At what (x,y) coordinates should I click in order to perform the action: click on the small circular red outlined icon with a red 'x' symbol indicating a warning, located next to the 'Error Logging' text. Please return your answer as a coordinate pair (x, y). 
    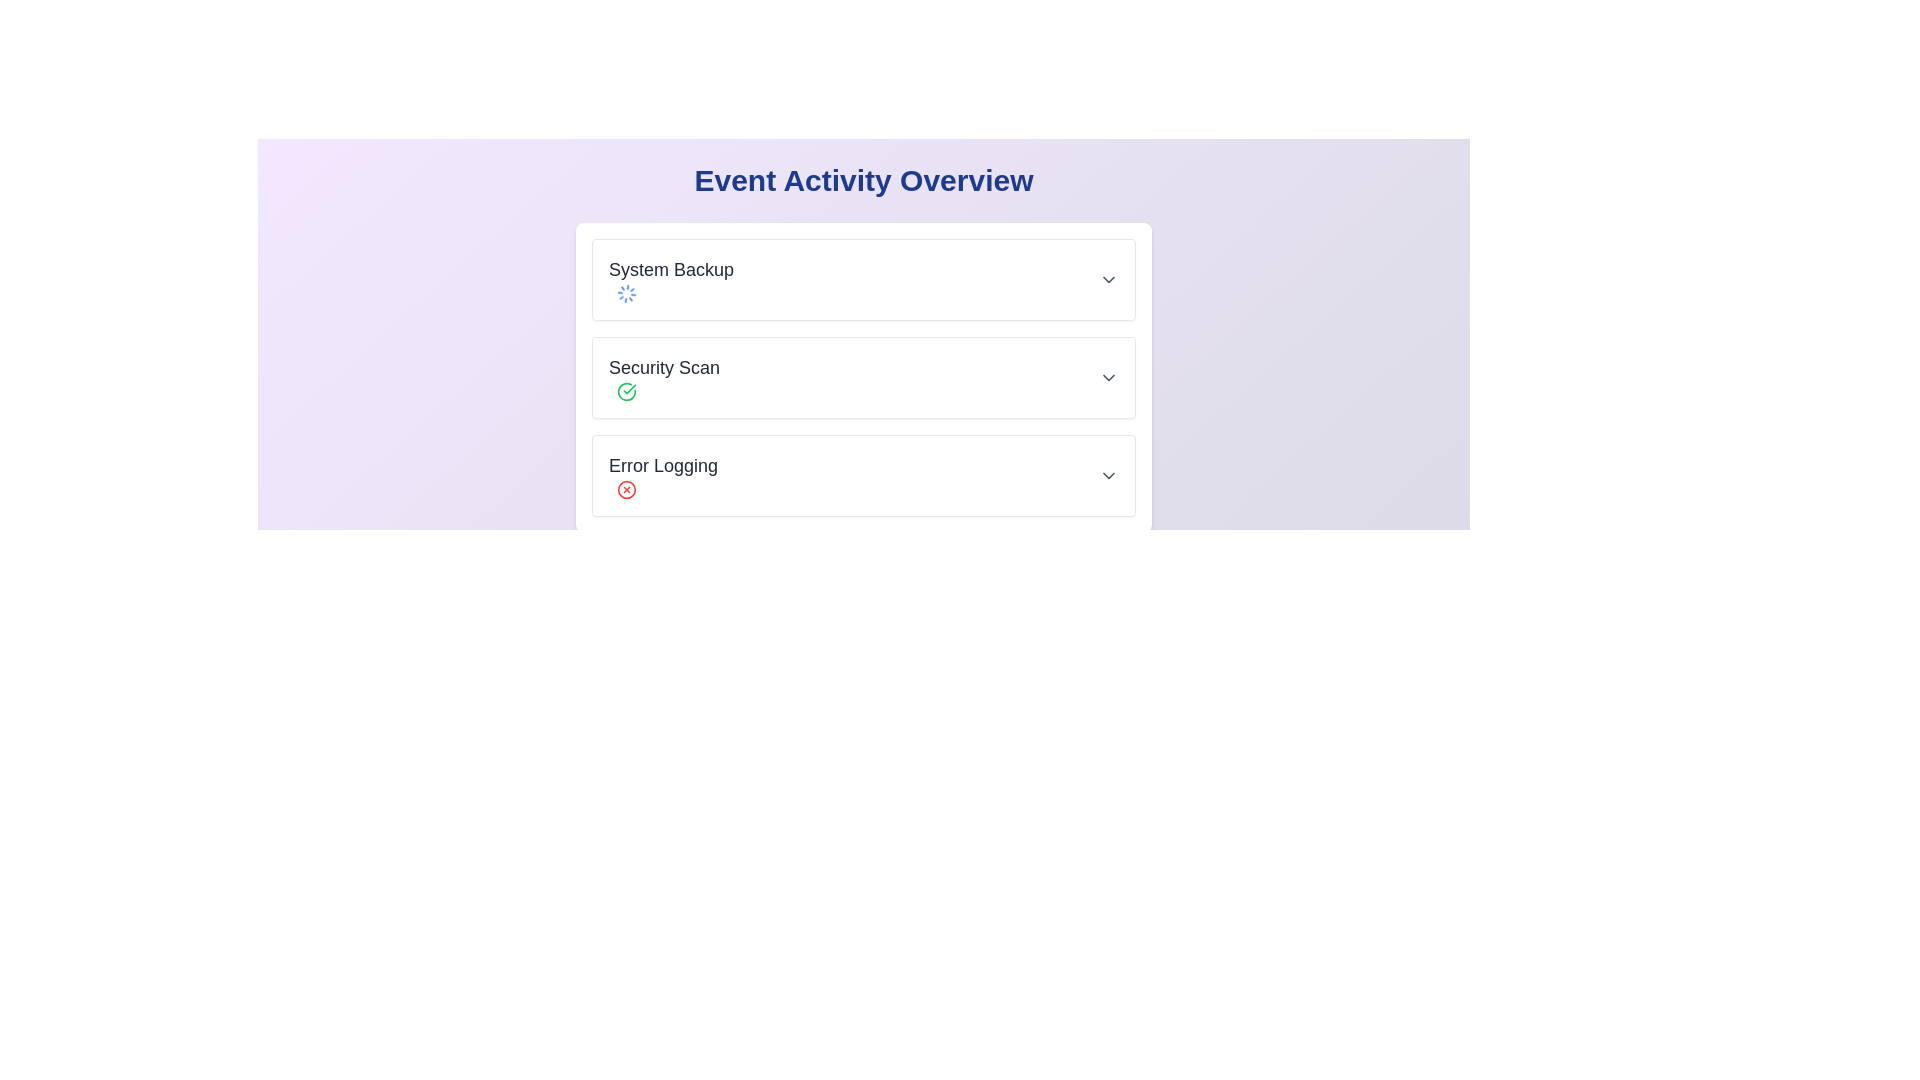
    Looking at the image, I should click on (626, 489).